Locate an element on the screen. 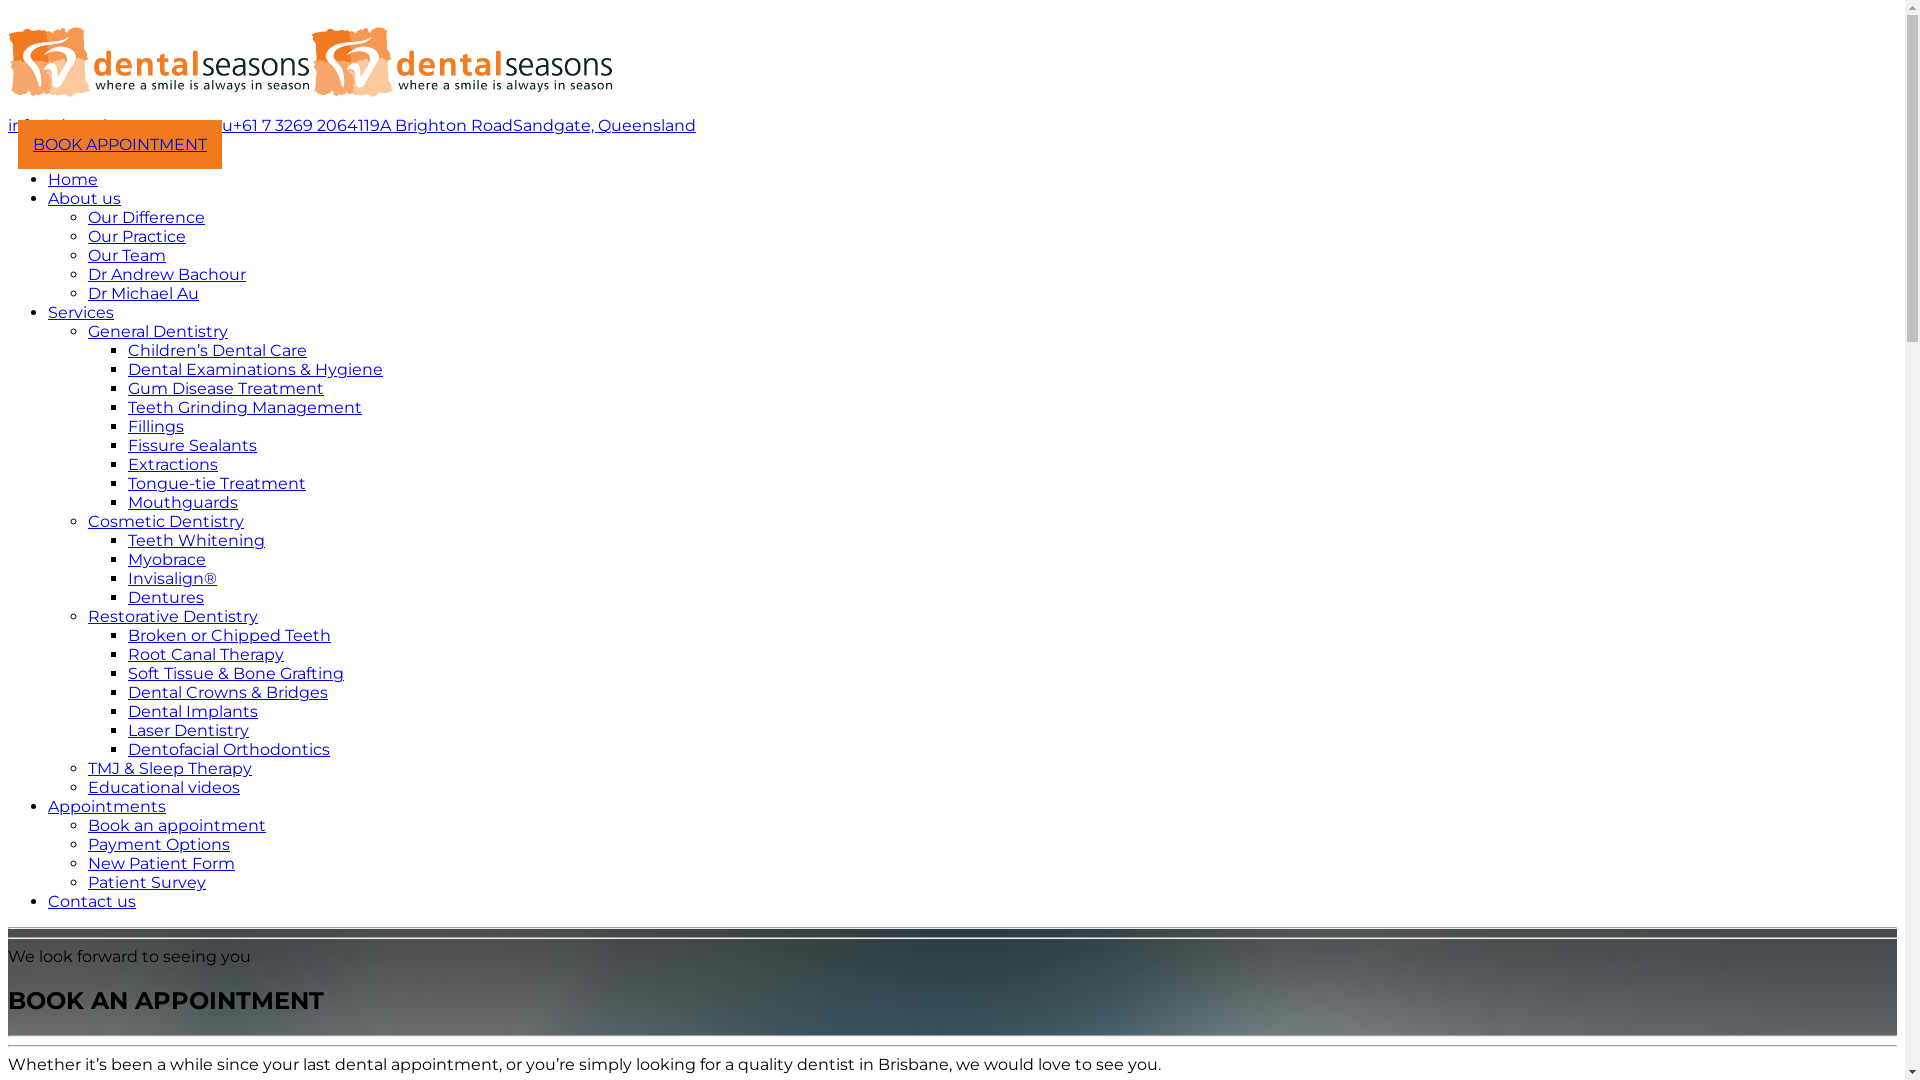 This screenshot has height=1080, width=1920. 'Dr Andrew Bachour' is located at coordinates (167, 274).